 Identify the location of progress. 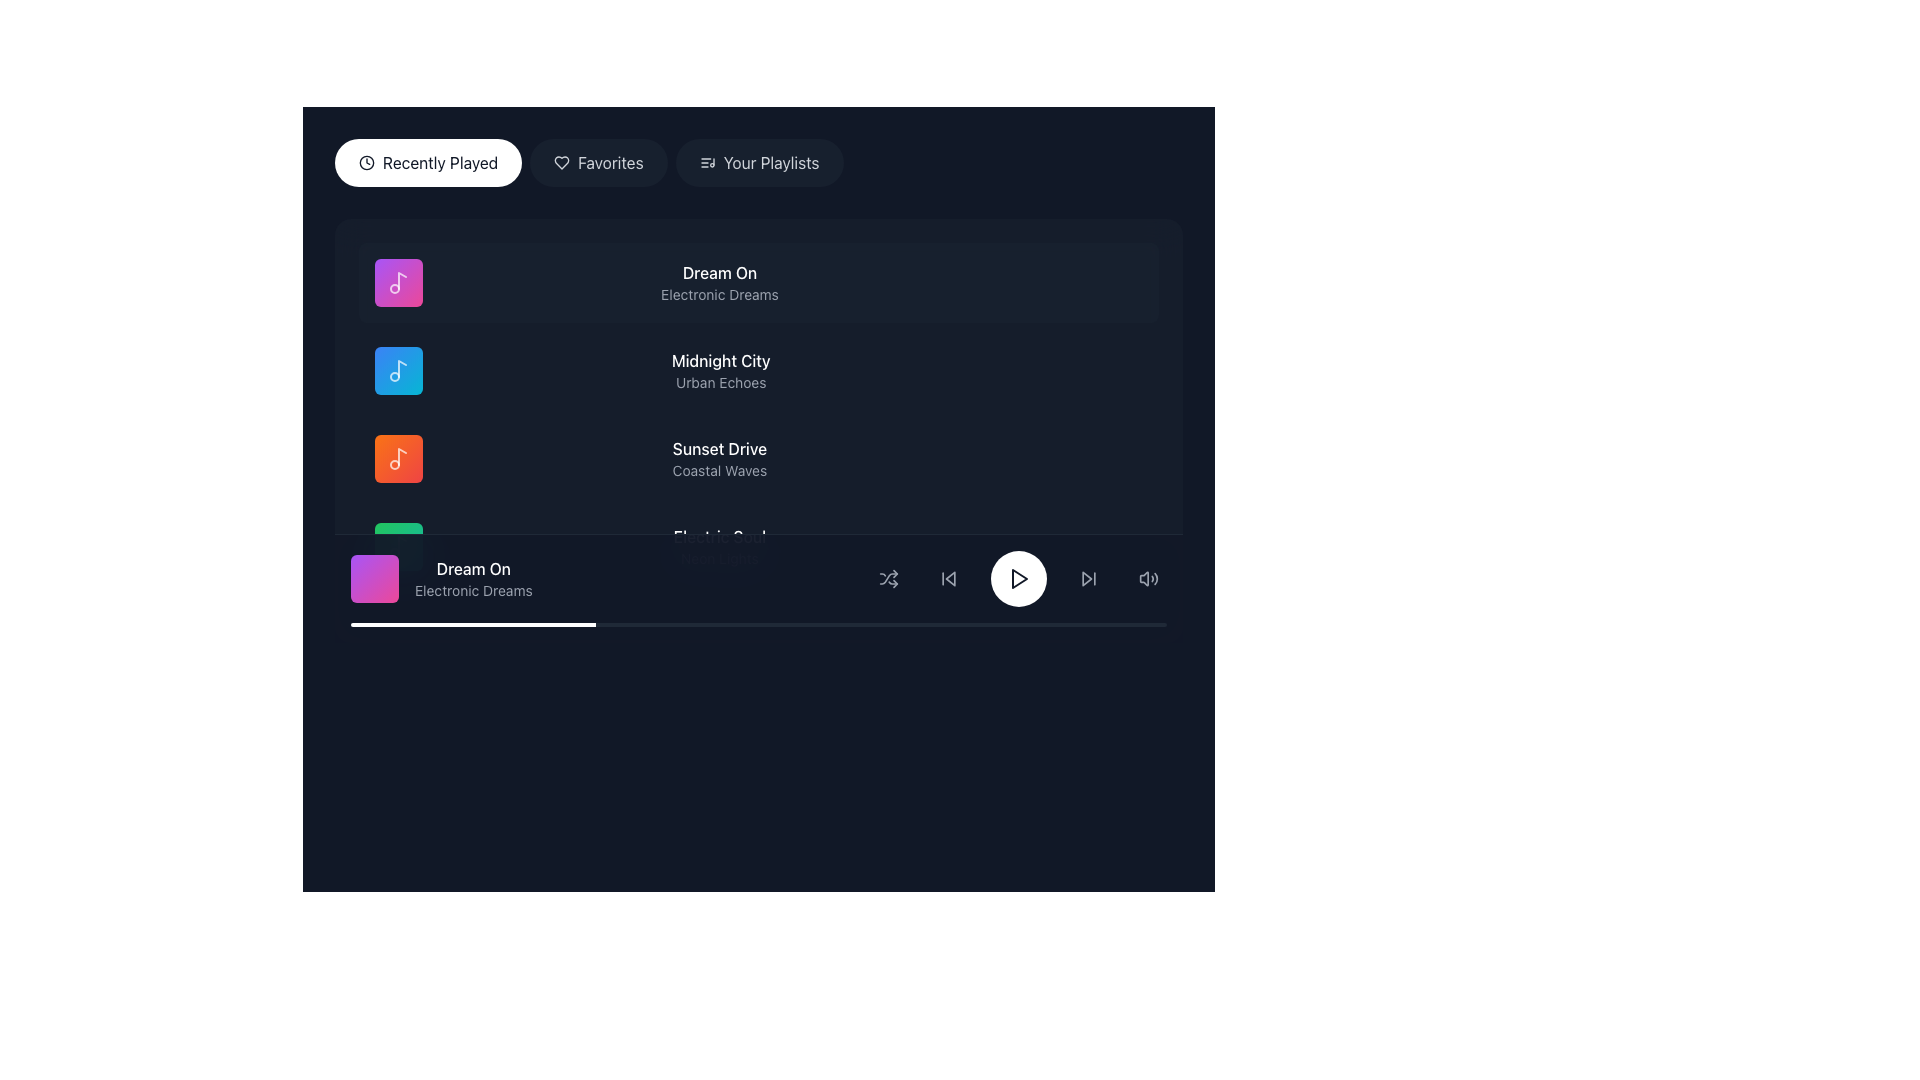
(472, 623).